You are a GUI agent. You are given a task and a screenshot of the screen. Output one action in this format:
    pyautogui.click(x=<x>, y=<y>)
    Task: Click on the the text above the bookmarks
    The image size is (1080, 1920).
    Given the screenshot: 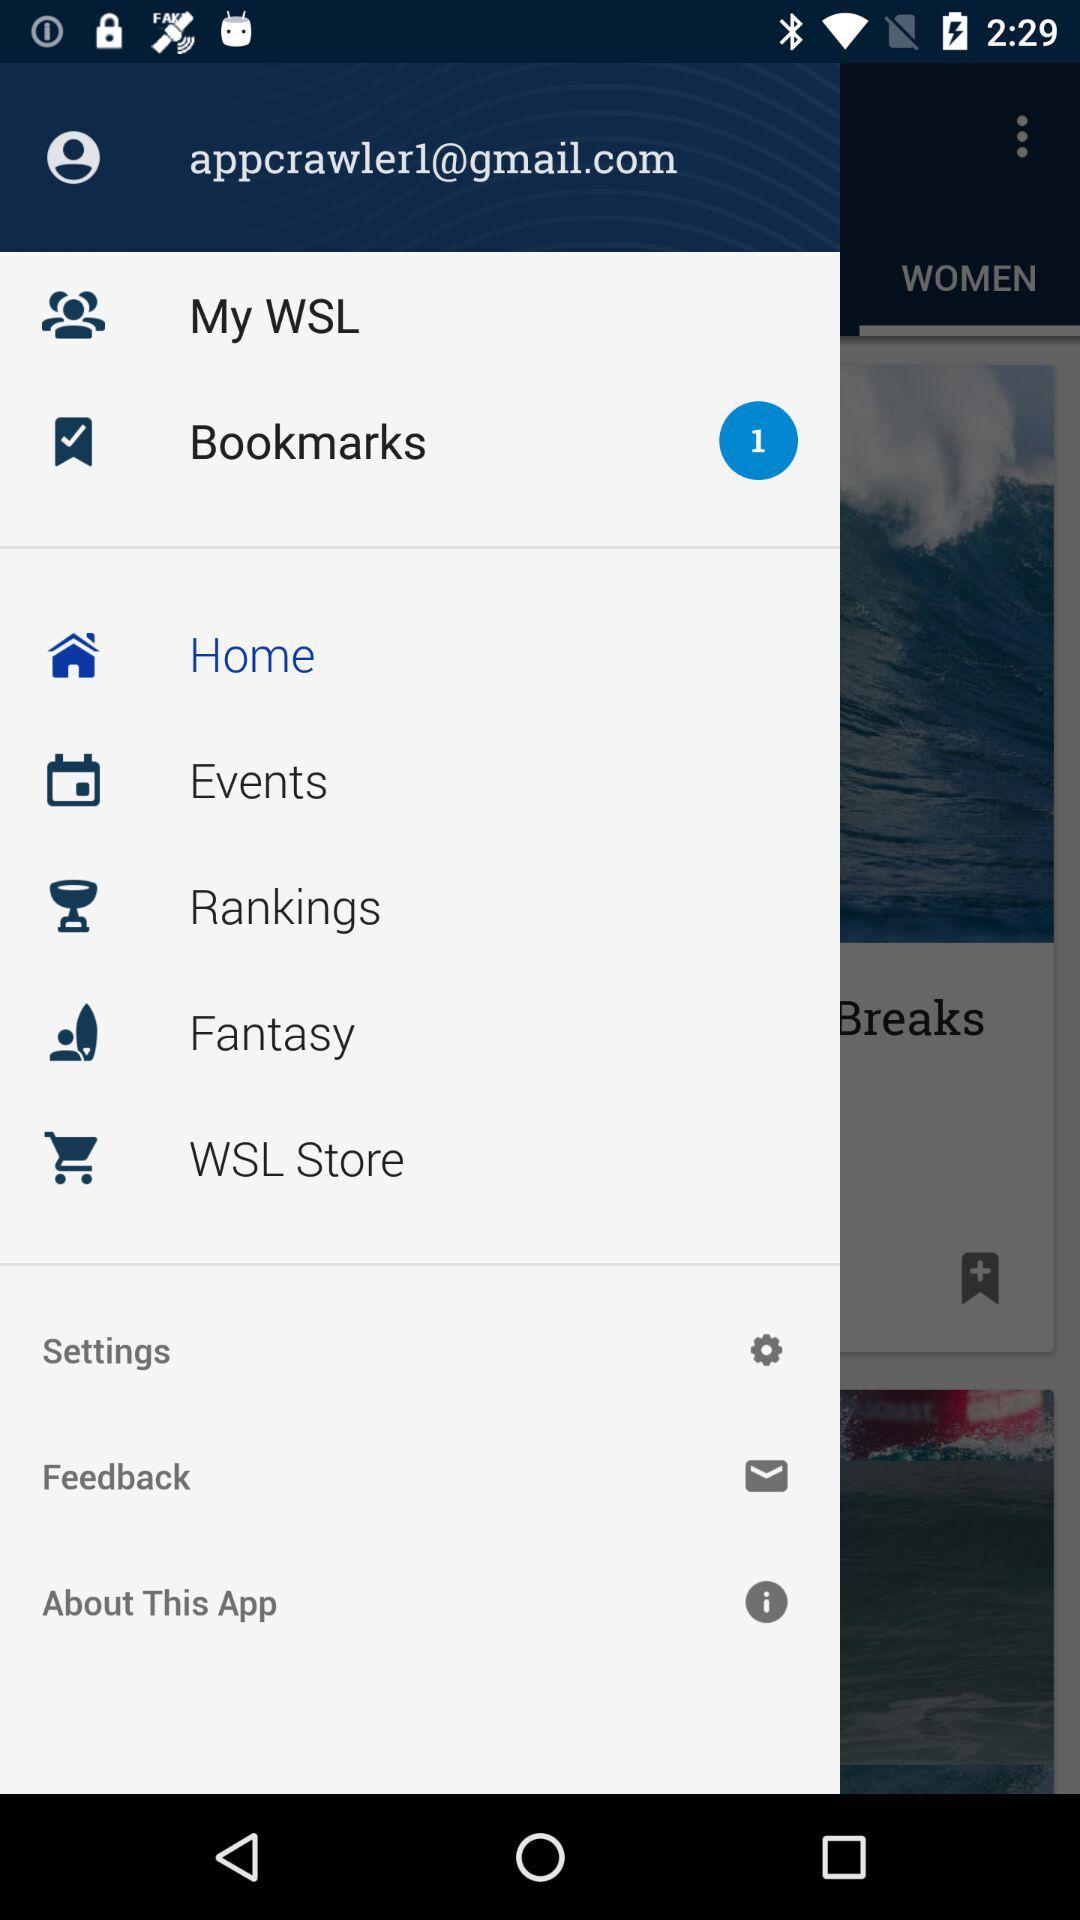 What is the action you would take?
    pyautogui.click(x=466, y=272)
    